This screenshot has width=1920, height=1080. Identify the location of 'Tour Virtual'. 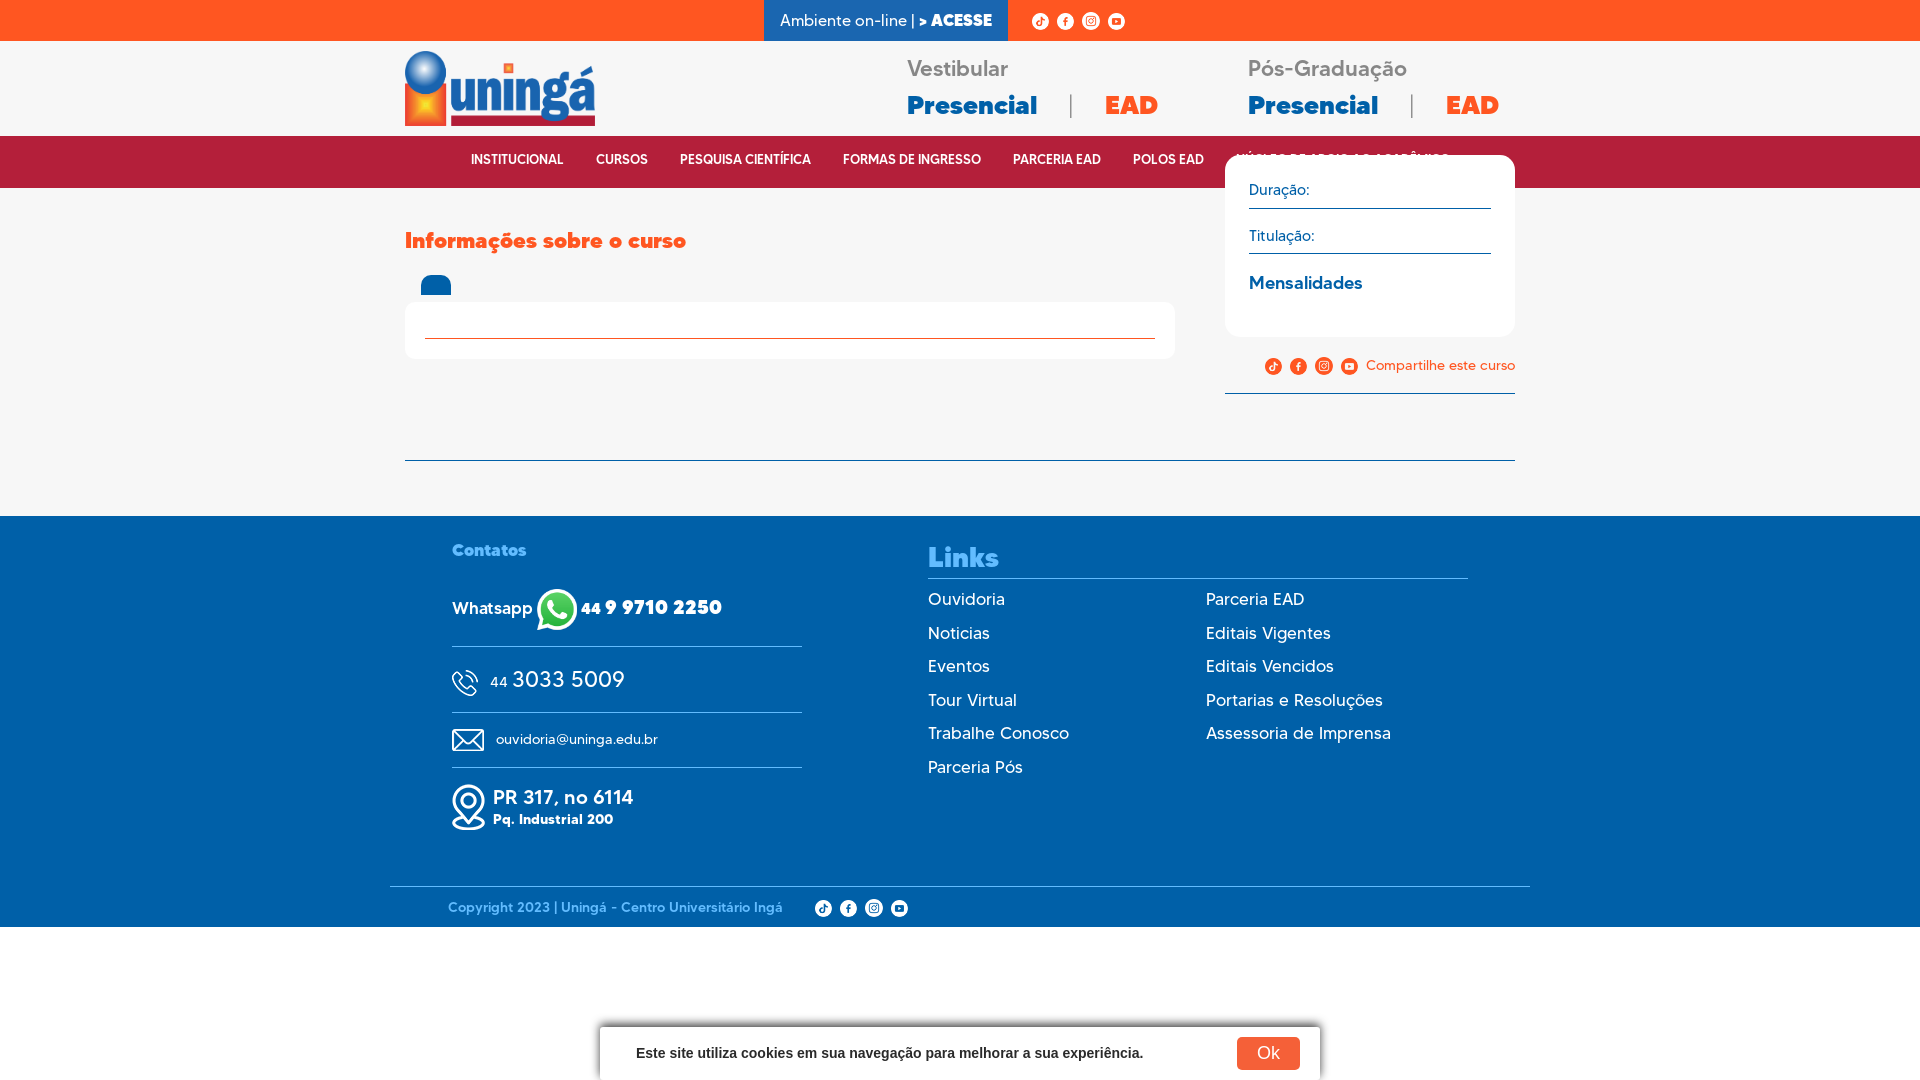
(1058, 700).